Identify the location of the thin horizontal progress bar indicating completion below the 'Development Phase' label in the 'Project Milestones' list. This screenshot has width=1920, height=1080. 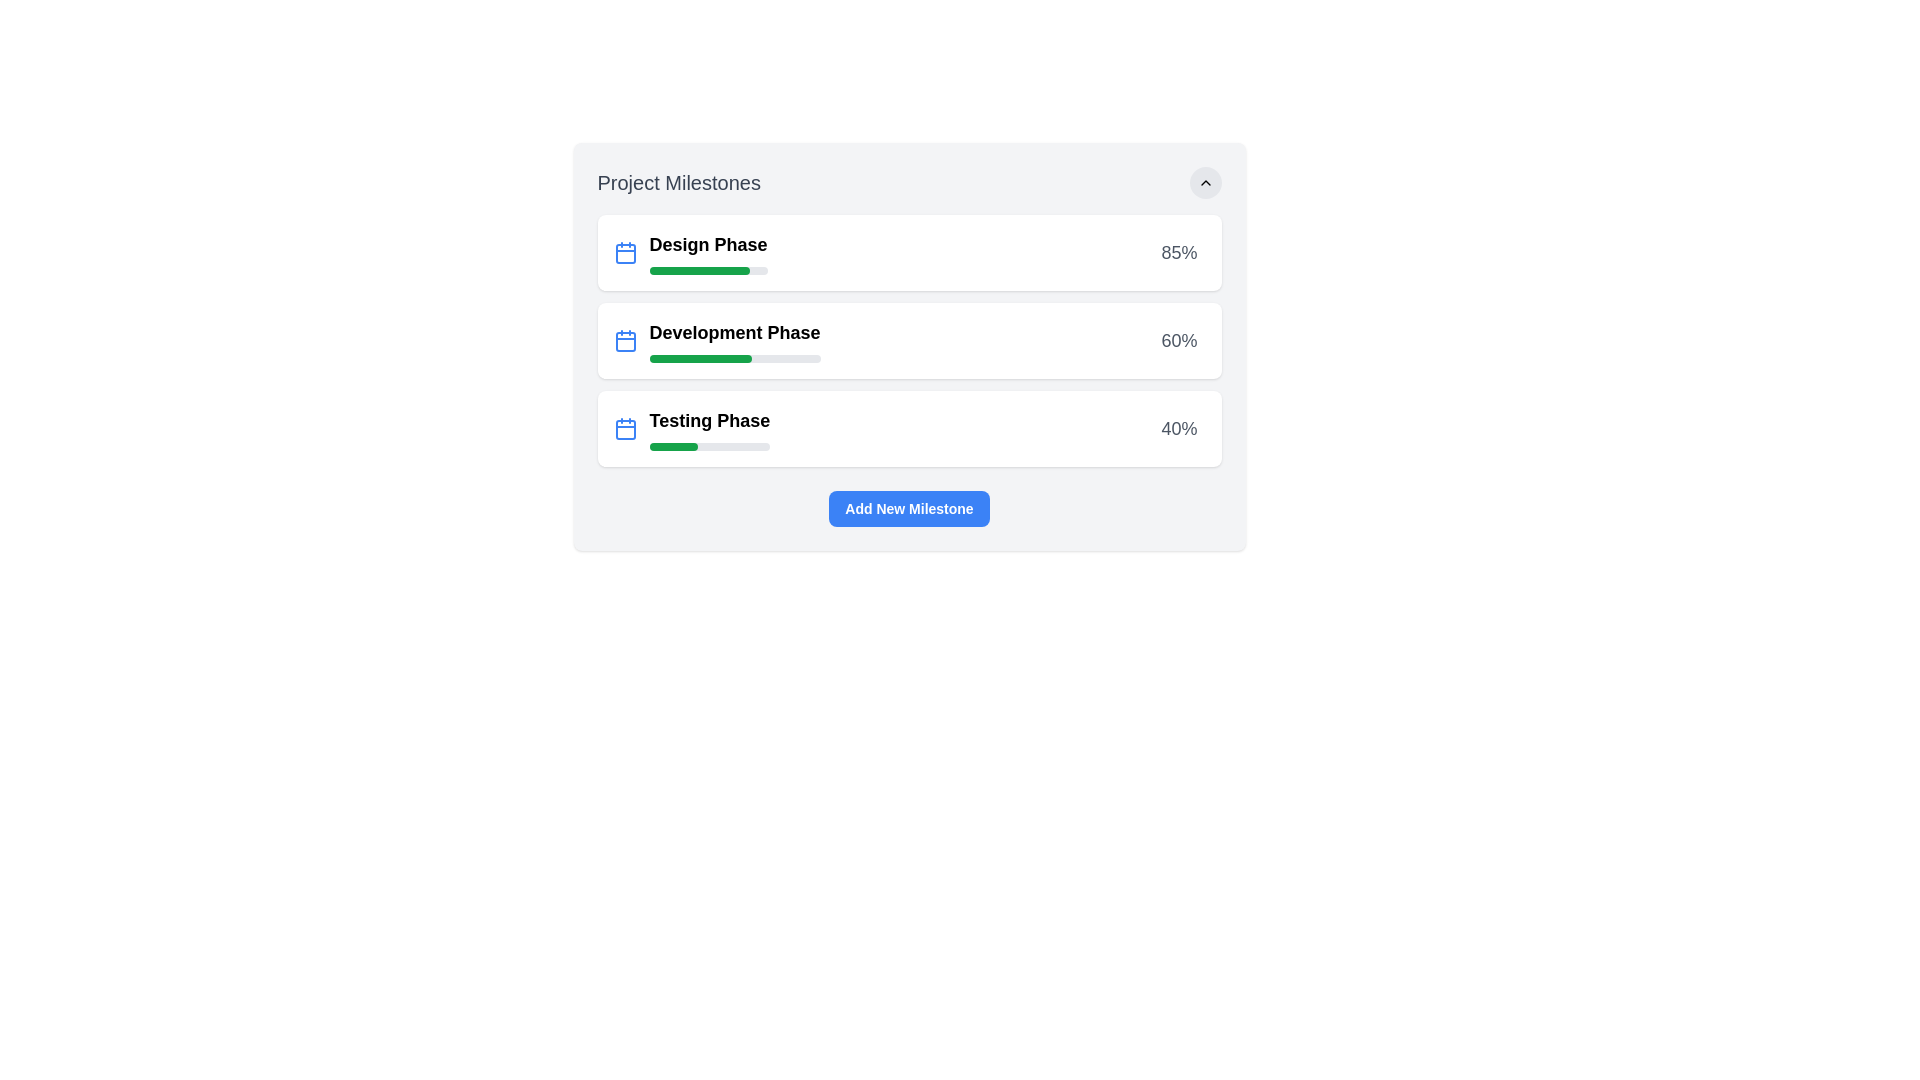
(733, 357).